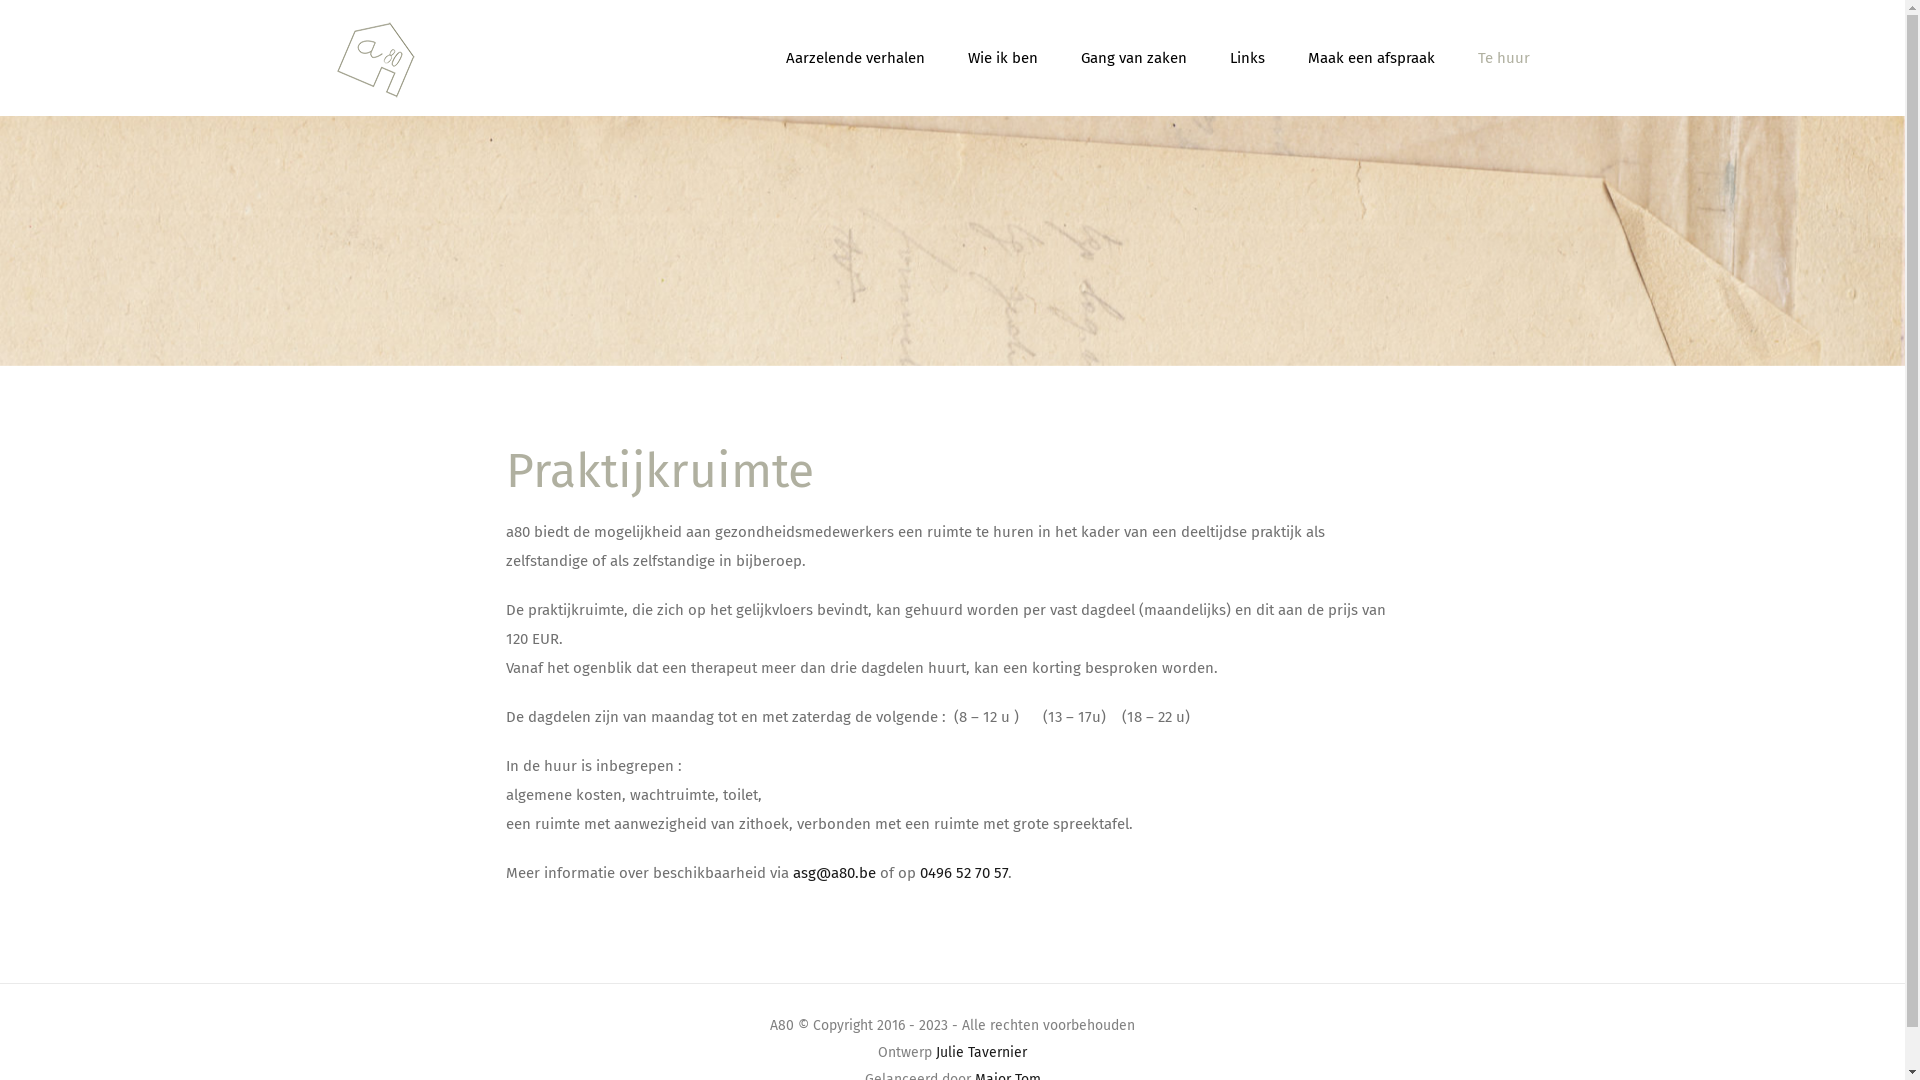  What do you see at coordinates (1503, 56) in the screenshot?
I see `'Te huur'` at bounding box center [1503, 56].